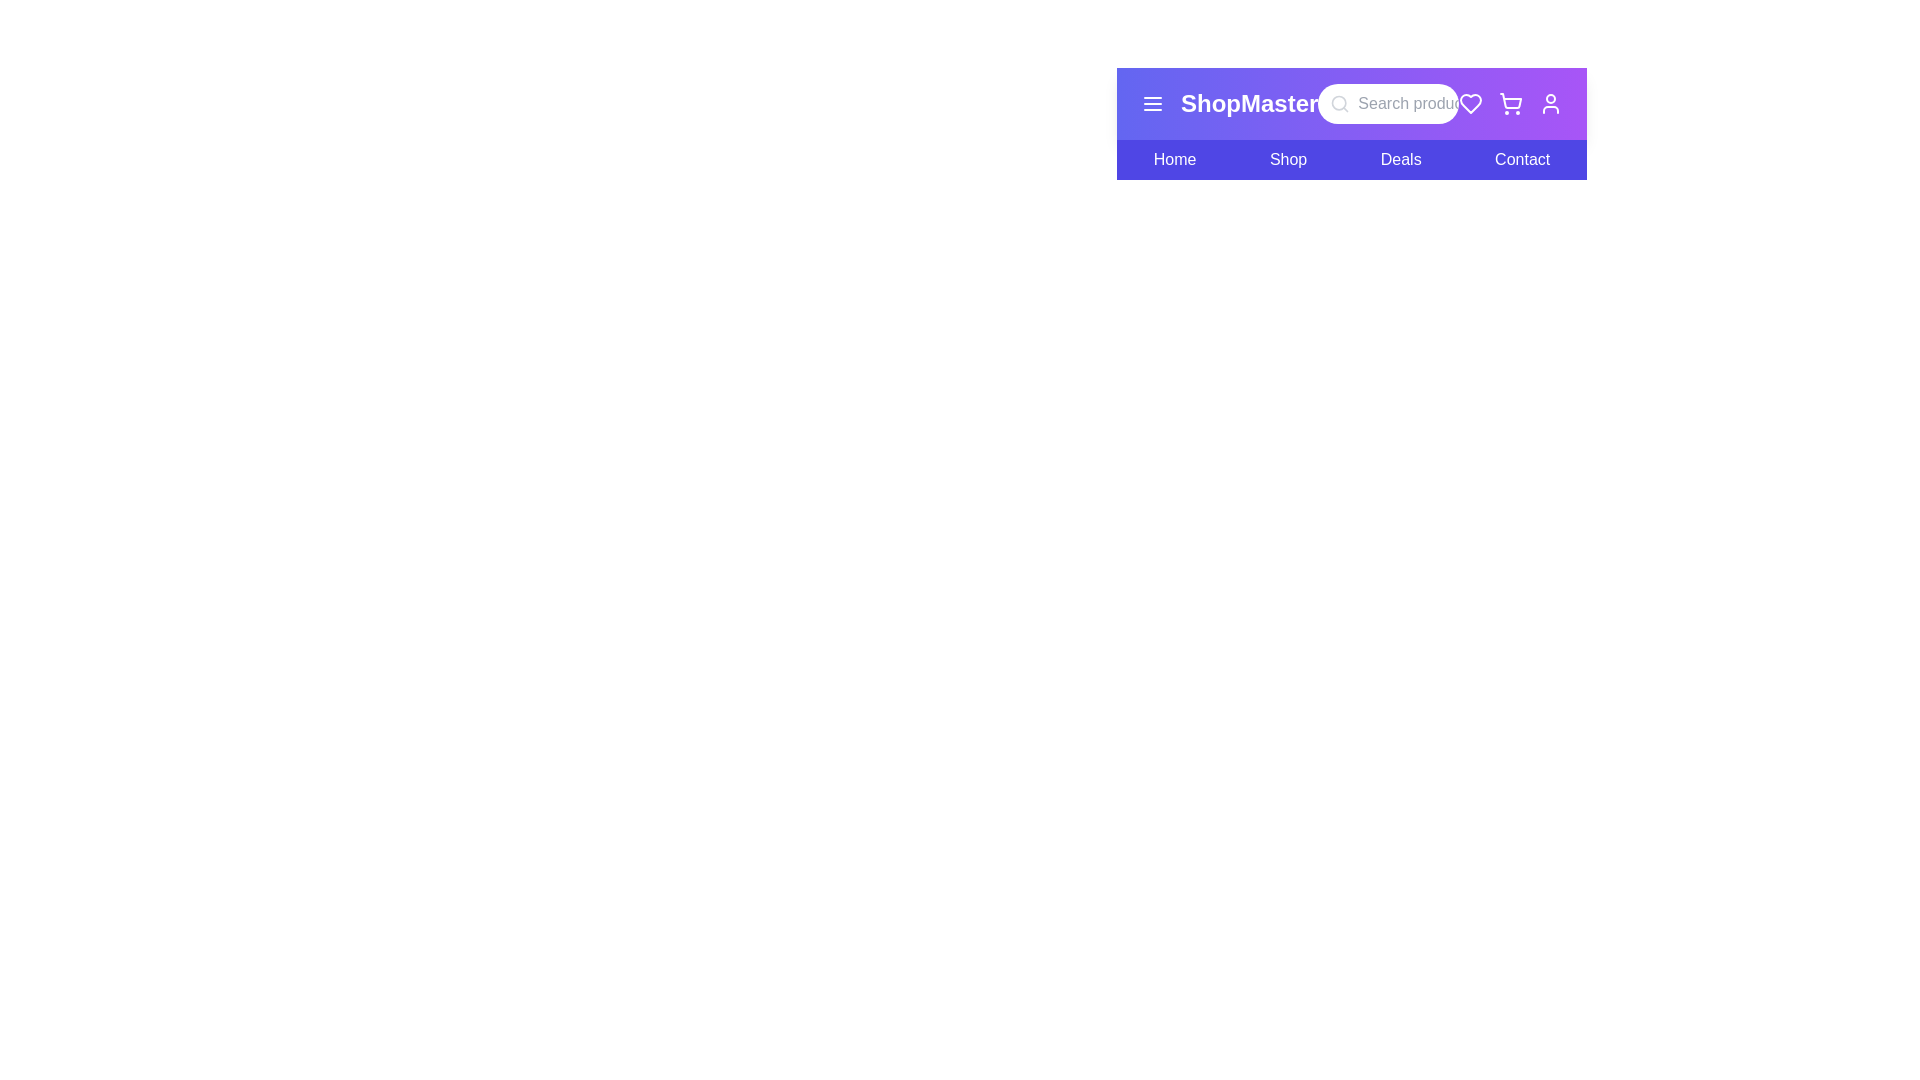 Image resolution: width=1920 pixels, height=1080 pixels. Describe the element at coordinates (1152, 104) in the screenshot. I see `the menu icon to toggle the menu visibility` at that location.